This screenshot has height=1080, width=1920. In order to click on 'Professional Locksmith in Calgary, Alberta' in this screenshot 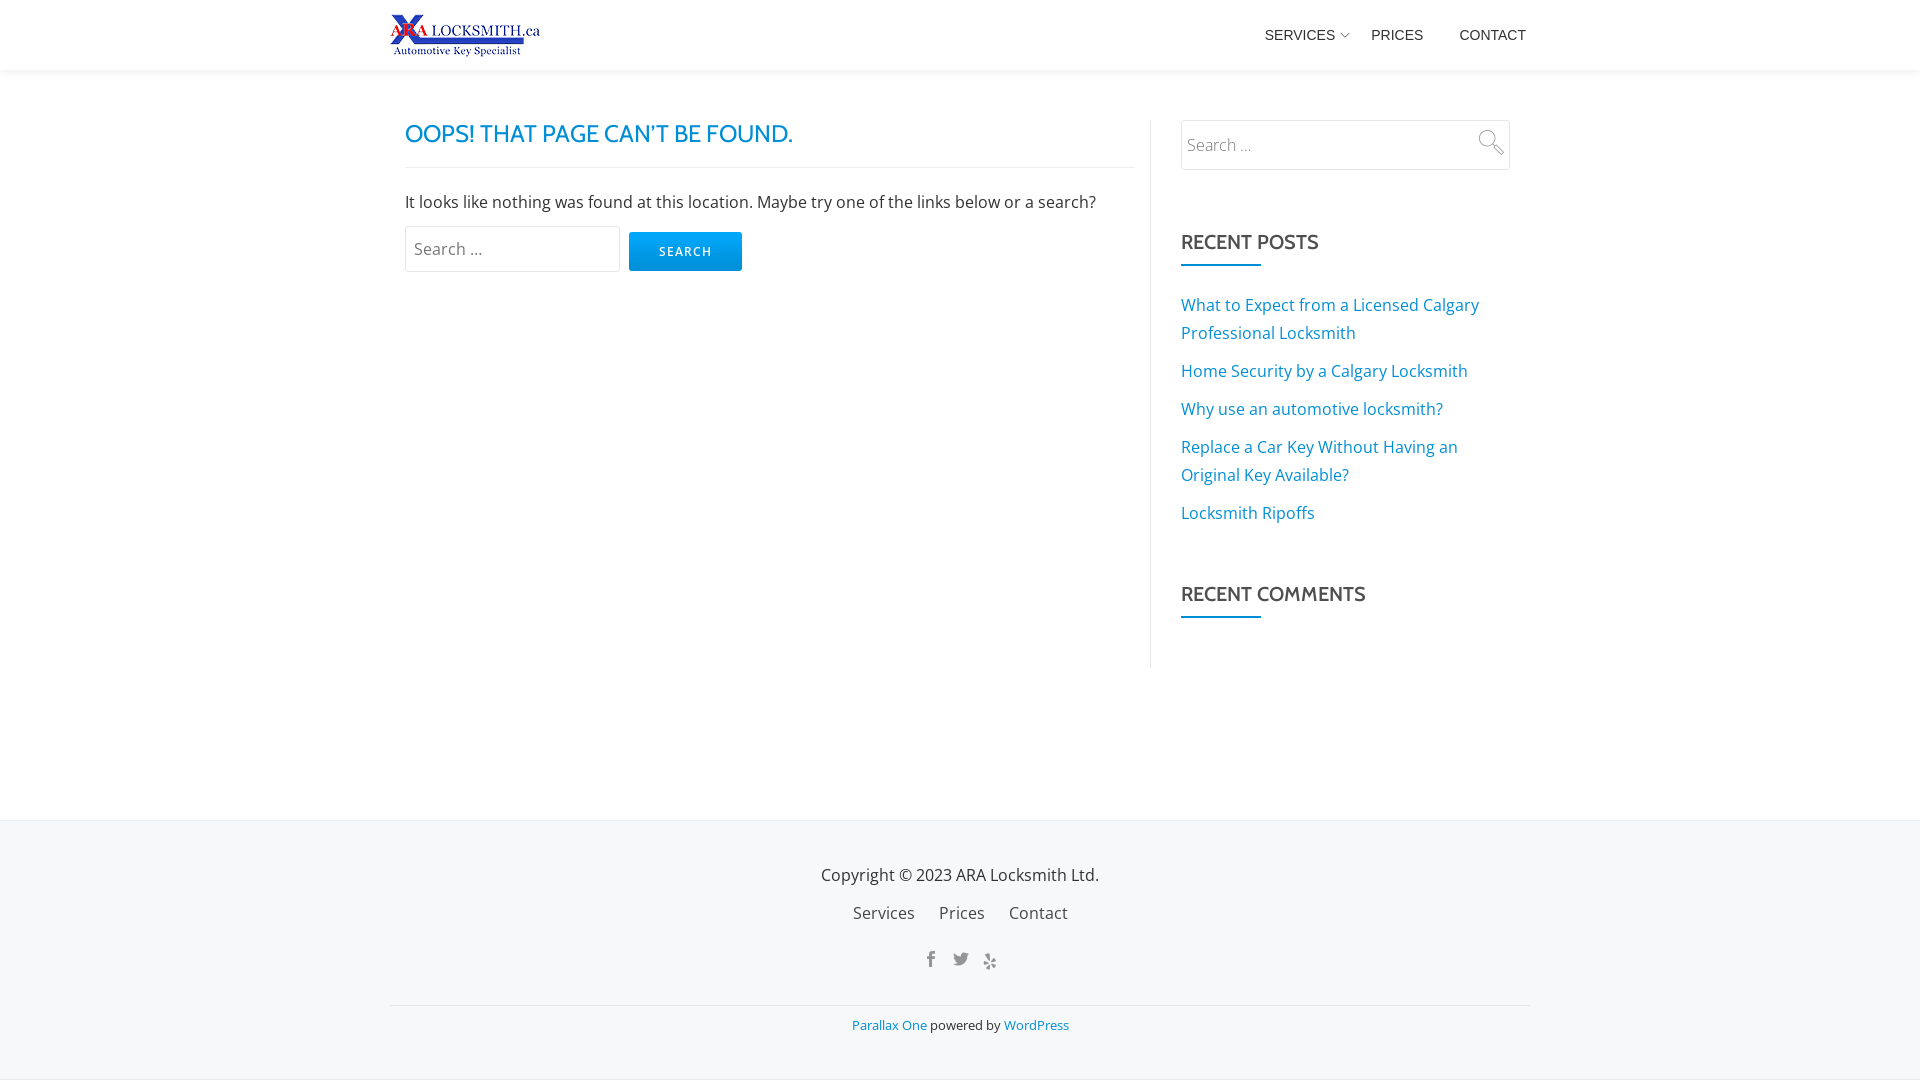, I will do `click(467, 34)`.